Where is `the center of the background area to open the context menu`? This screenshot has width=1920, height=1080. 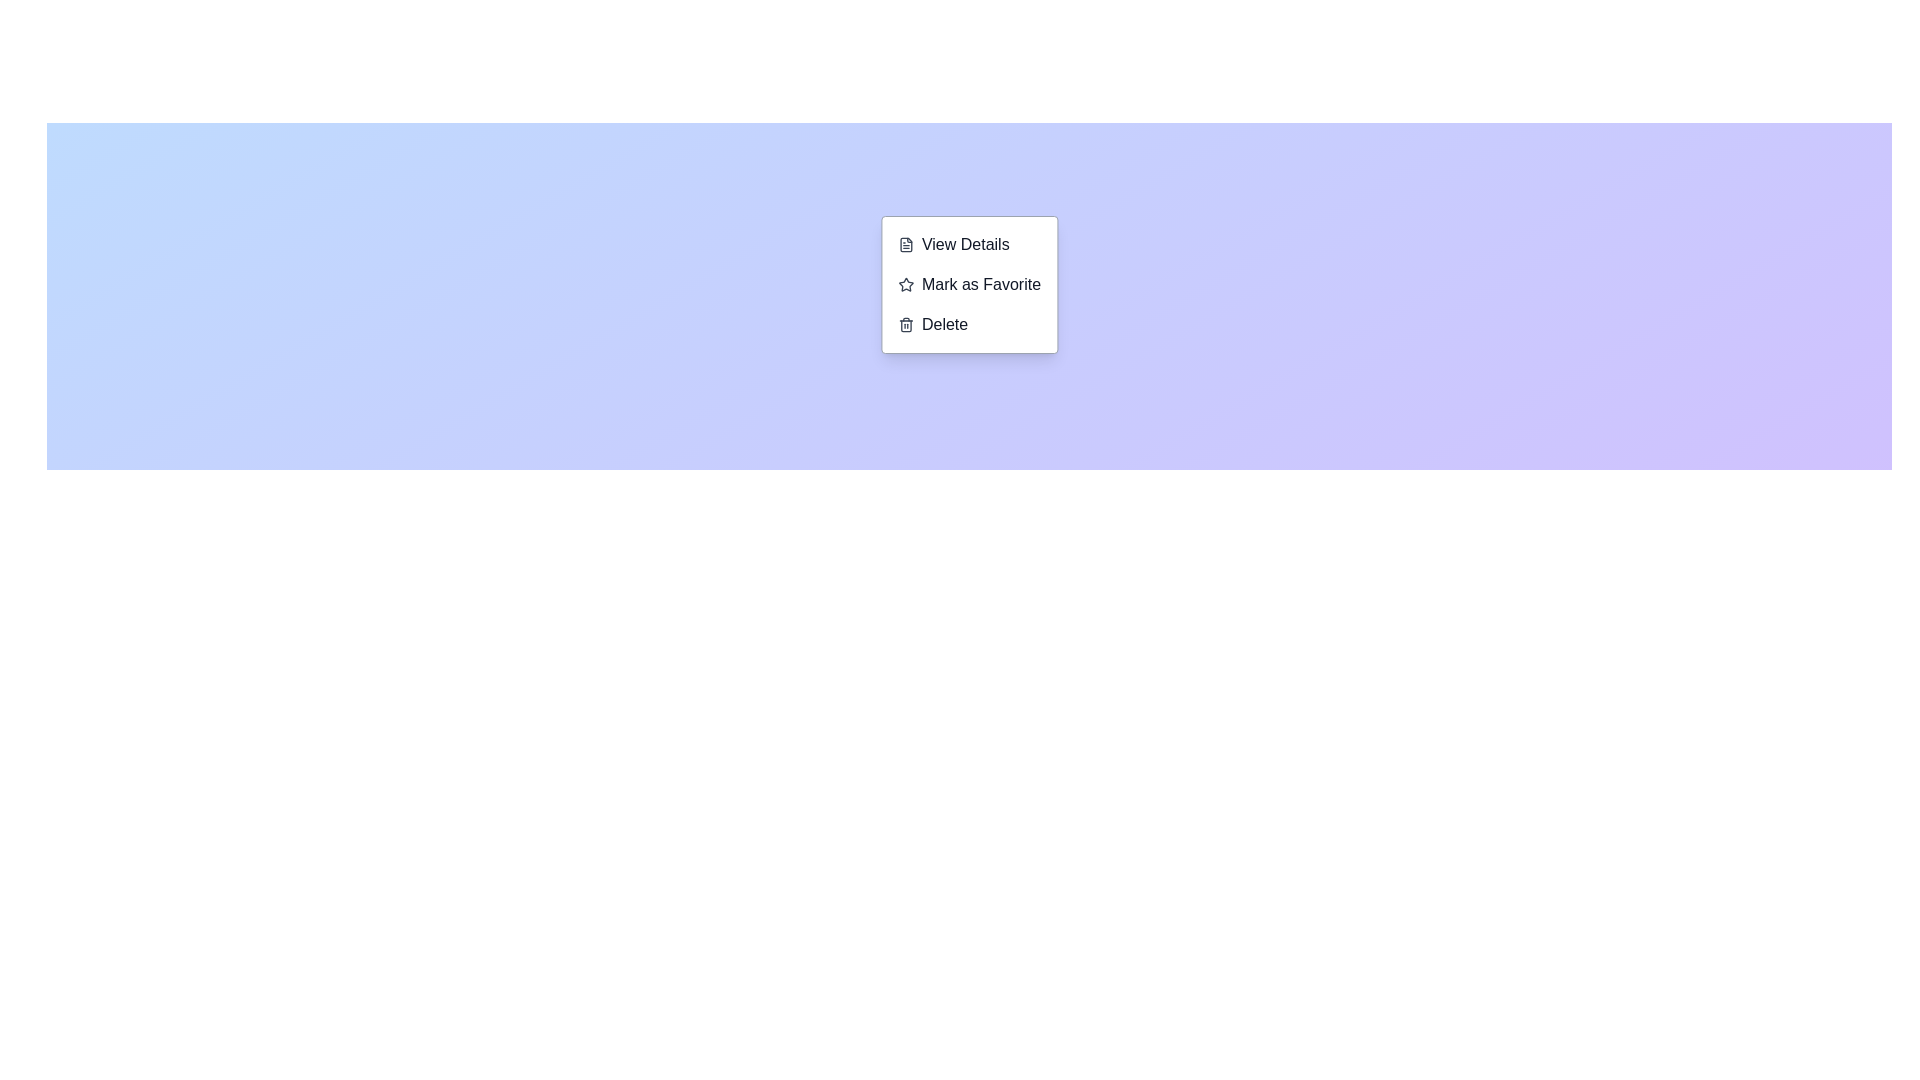
the center of the background area to open the context menu is located at coordinates (969, 663).